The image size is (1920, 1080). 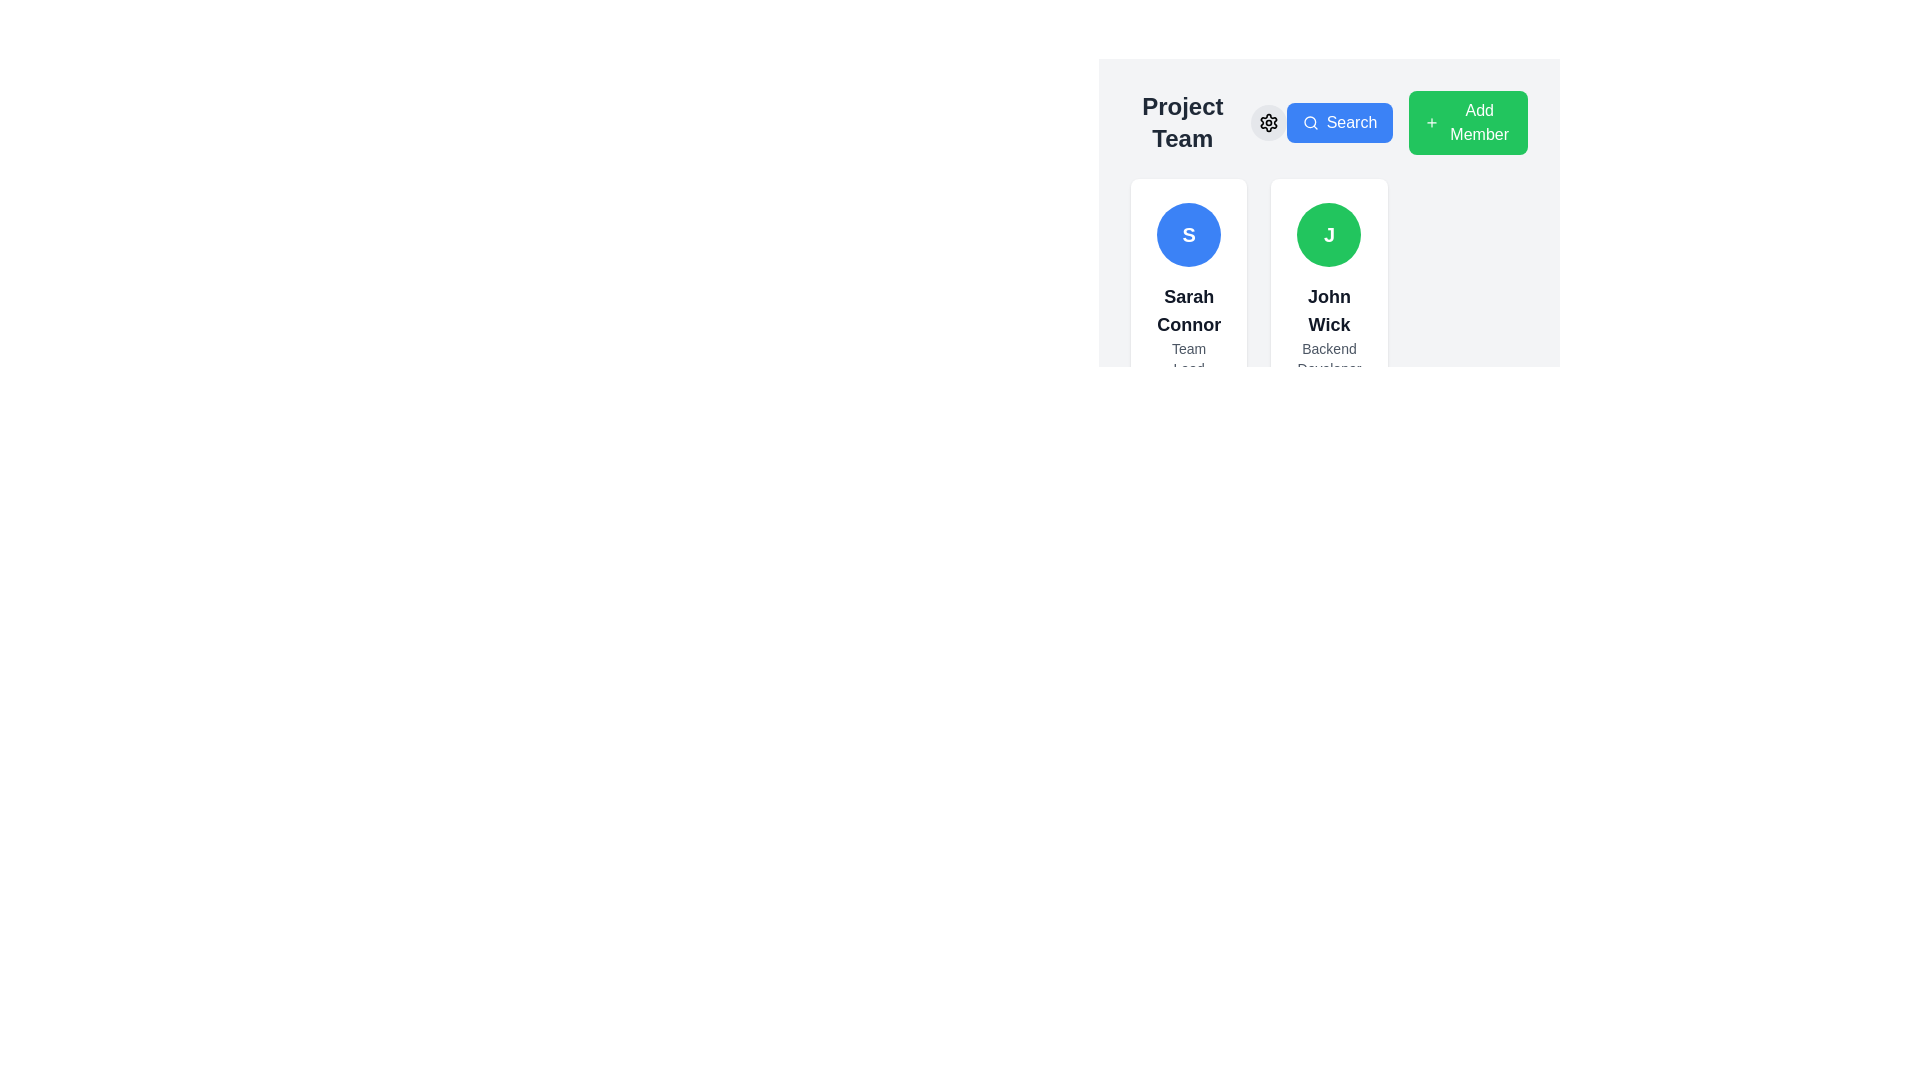 I want to click on the 'Add Member' text label within the green button located at the top-right area of the interface, which allows users, so click(x=1479, y=123).